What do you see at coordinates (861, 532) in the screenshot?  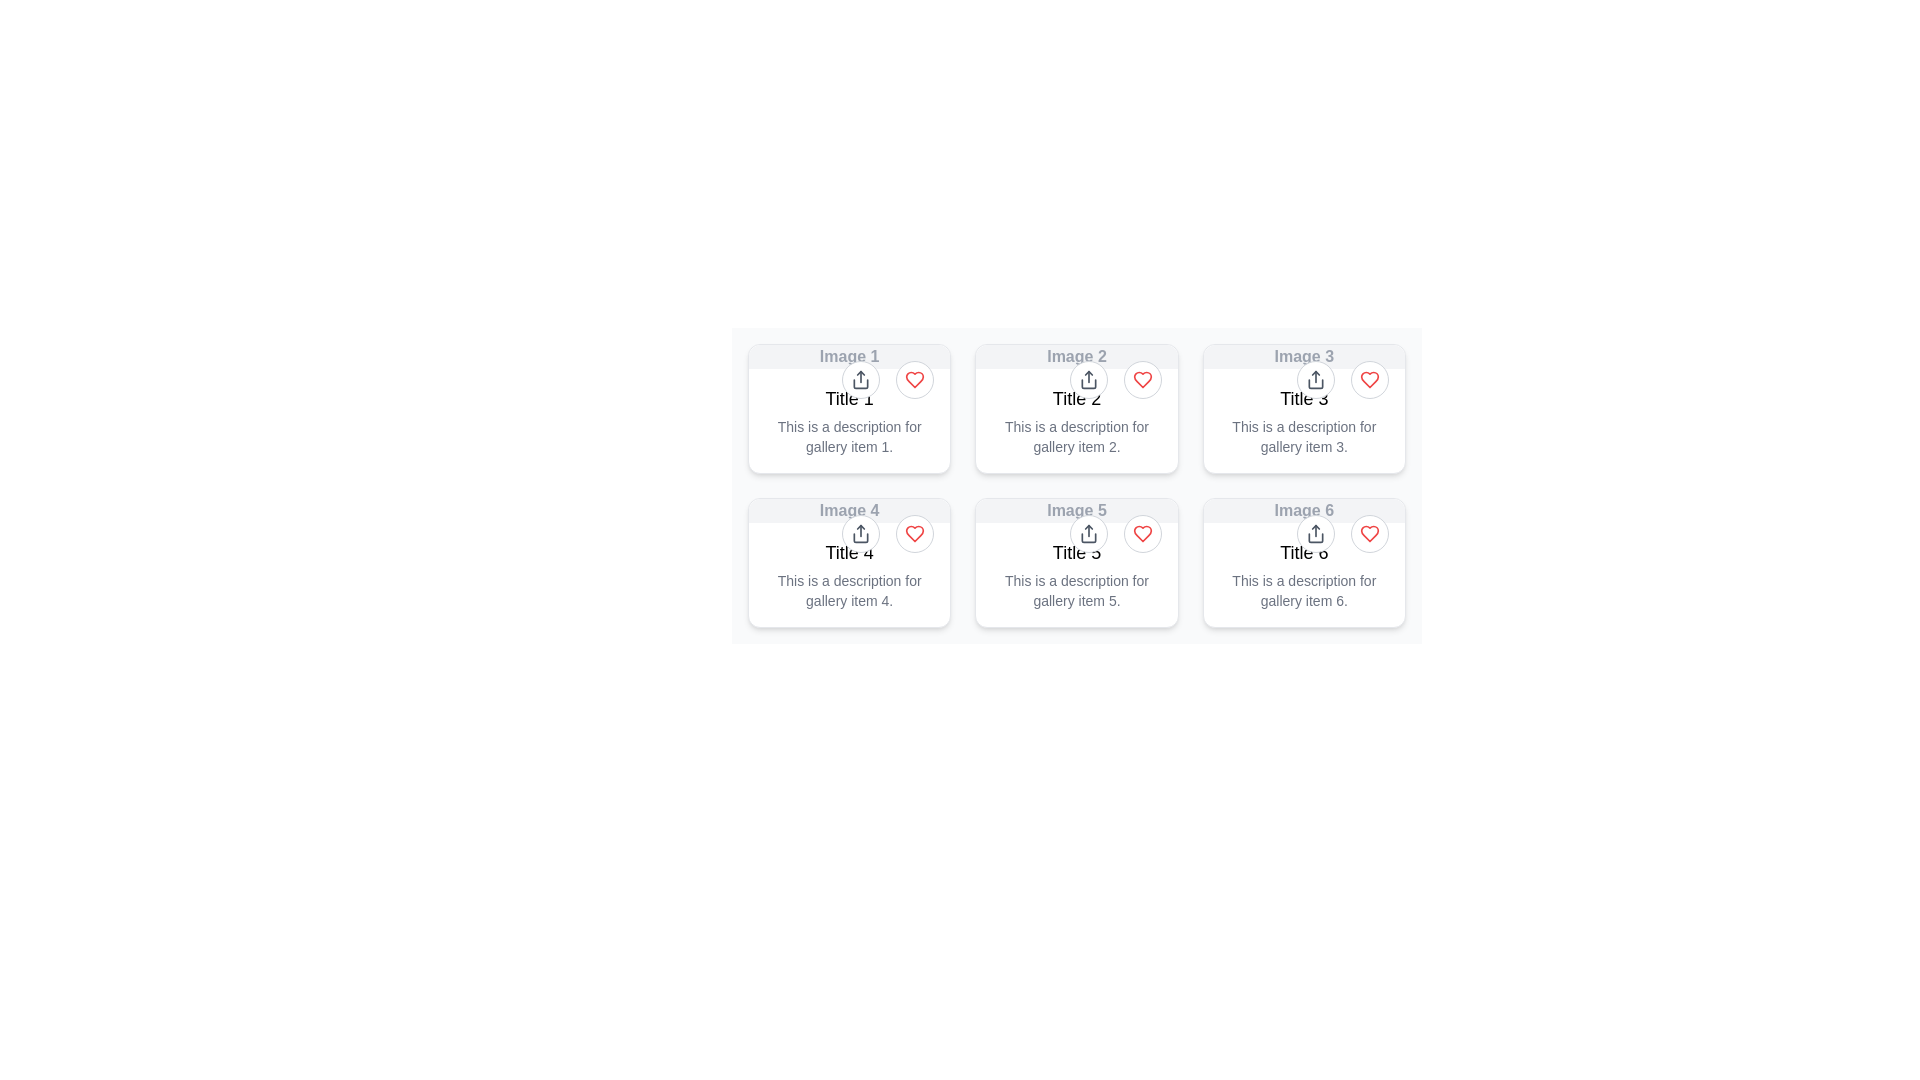 I see `the share icon button, which is a clean gray upward arrow located centrally in the top area of the fourth gallery card` at bounding box center [861, 532].